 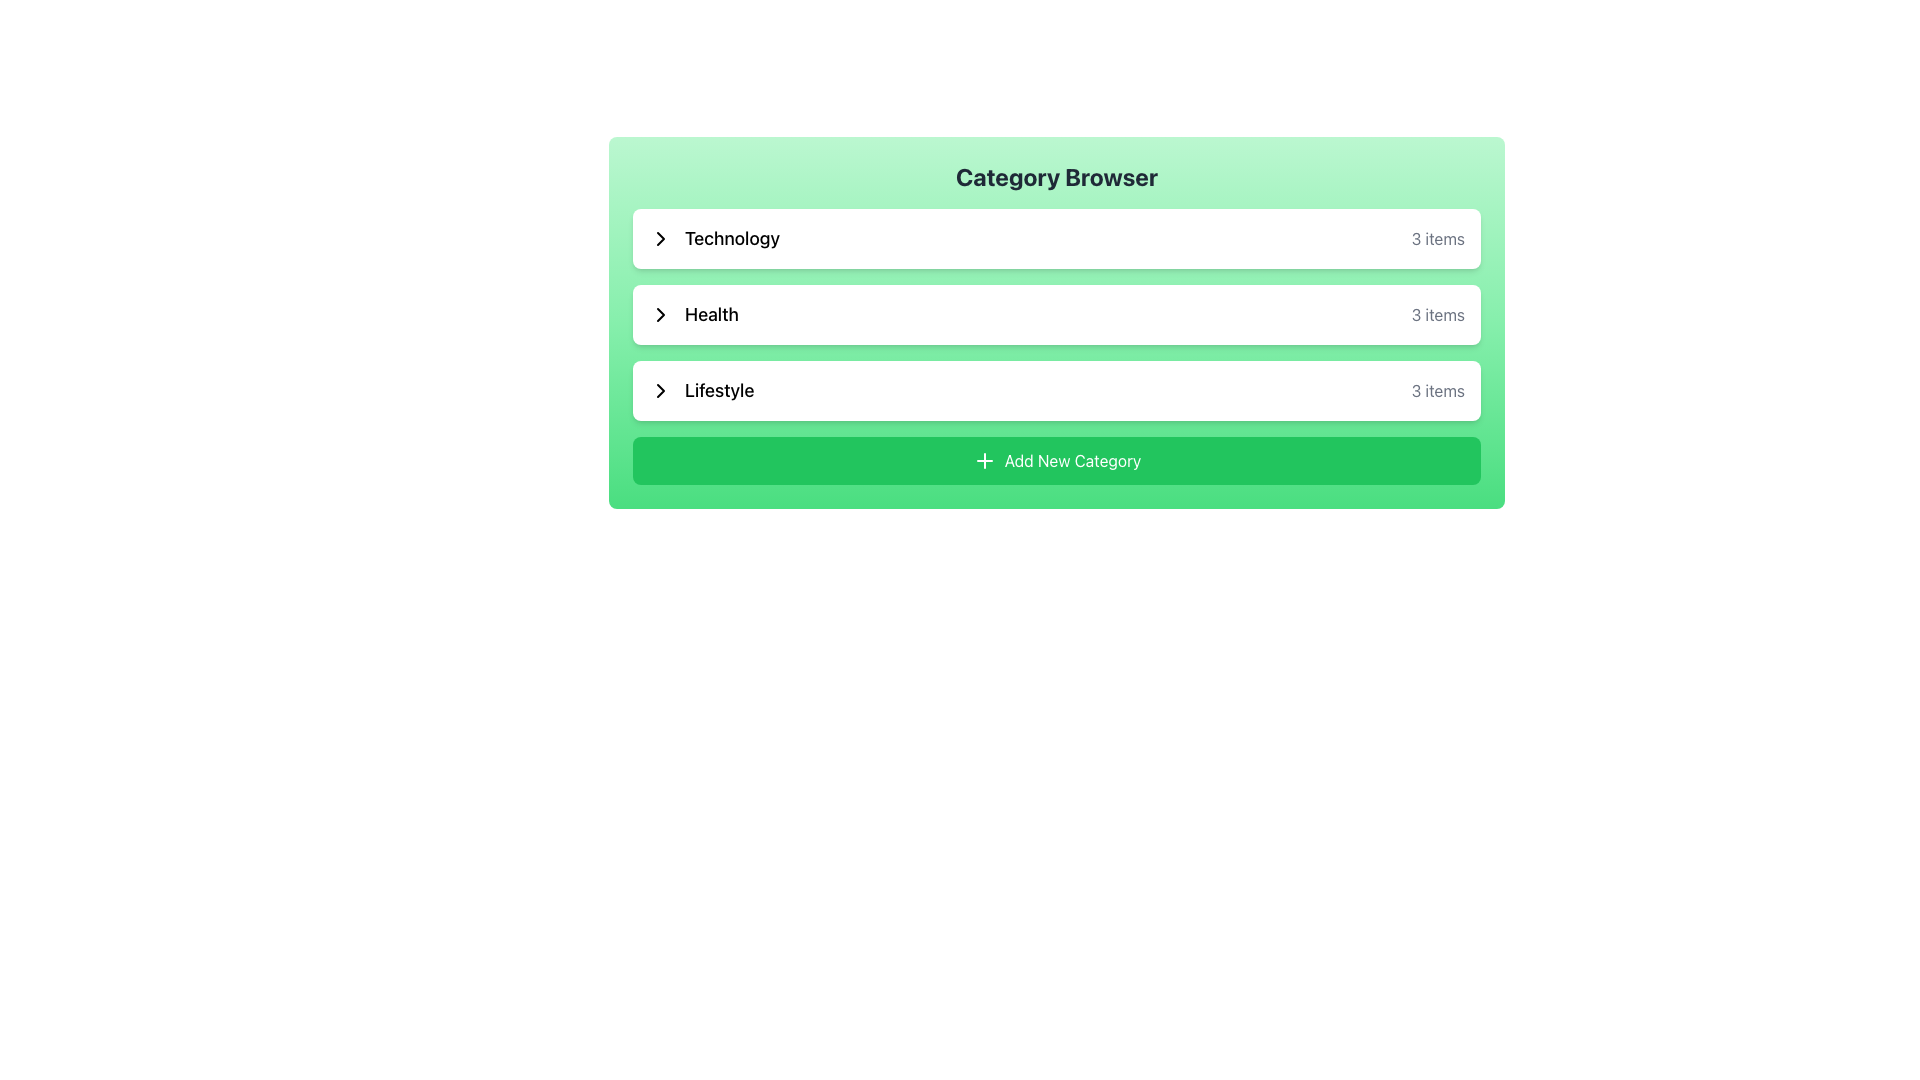 What do you see at coordinates (693, 315) in the screenshot?
I see `the 'Health' category label, which is a bold medium-sized text` at bounding box center [693, 315].